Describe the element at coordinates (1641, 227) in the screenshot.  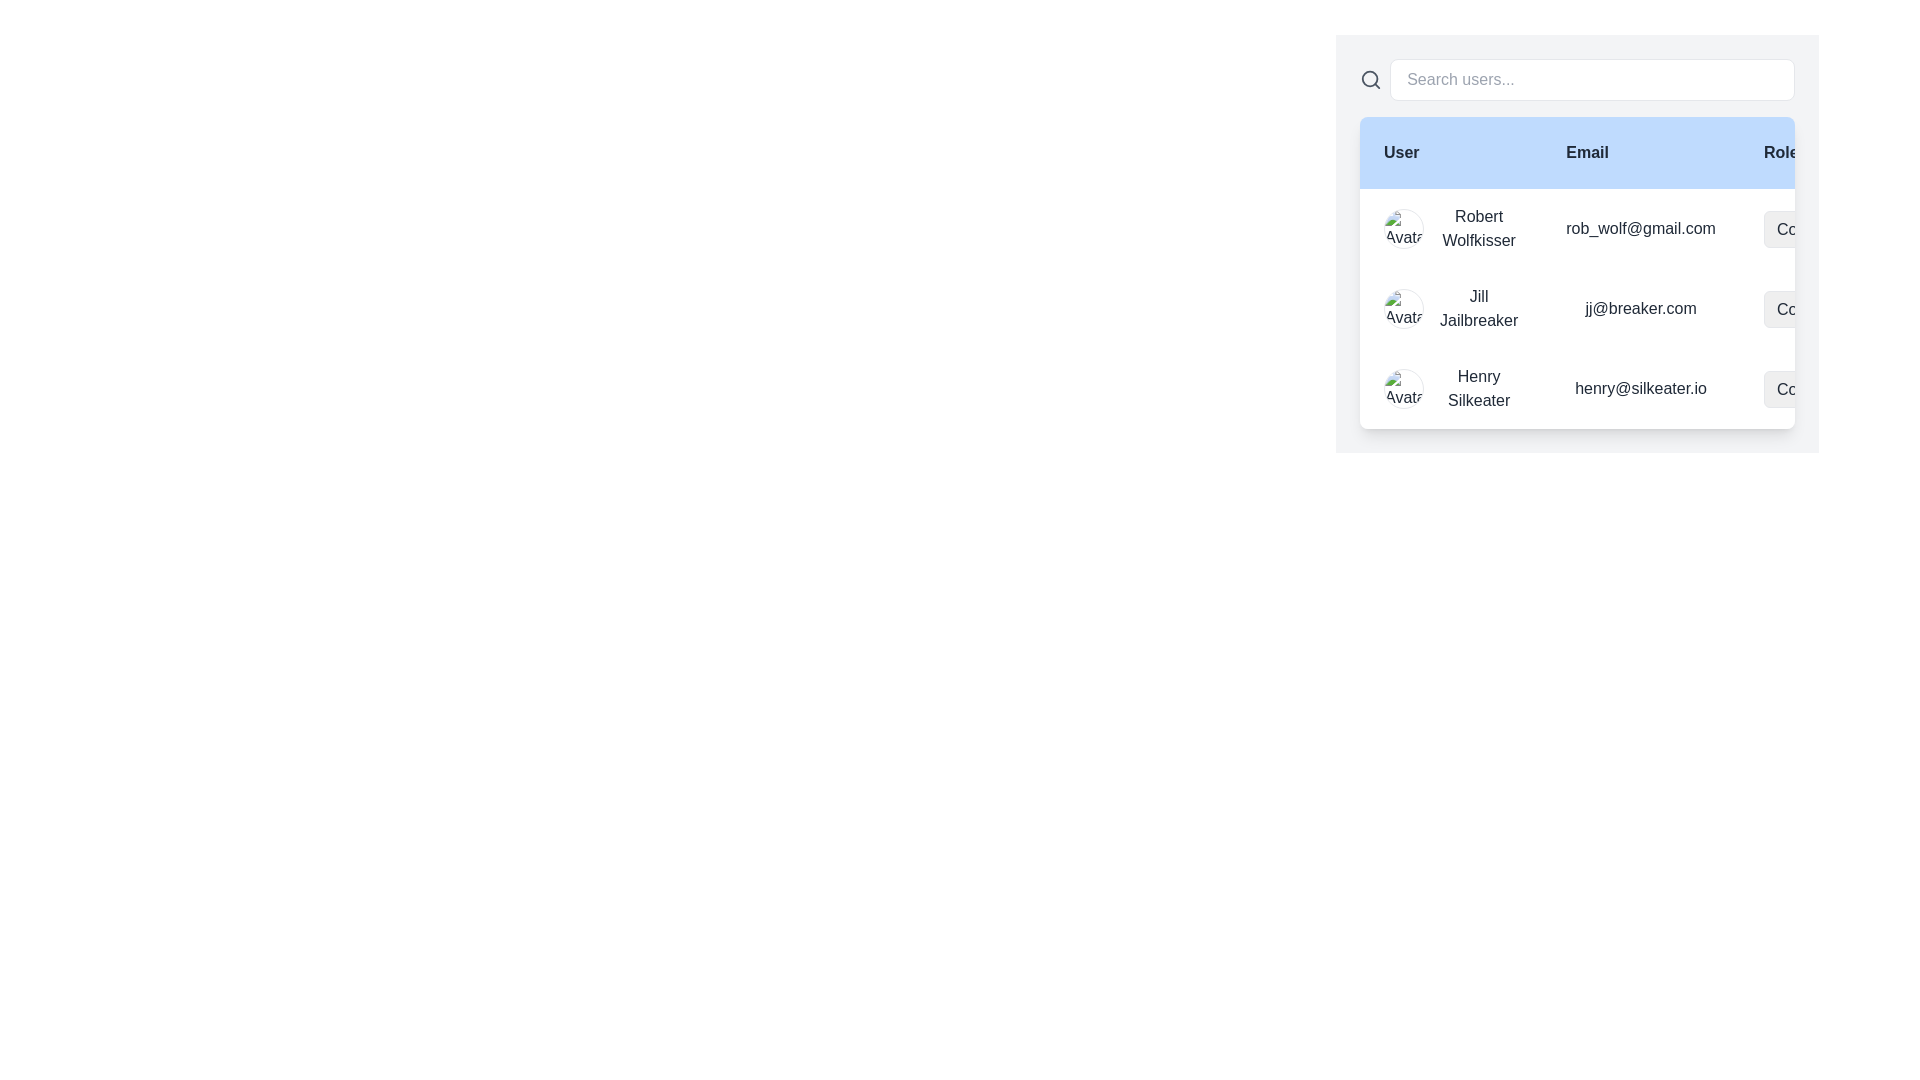
I see `the text display showing 'rob_wolf@gmail.com'` at that location.